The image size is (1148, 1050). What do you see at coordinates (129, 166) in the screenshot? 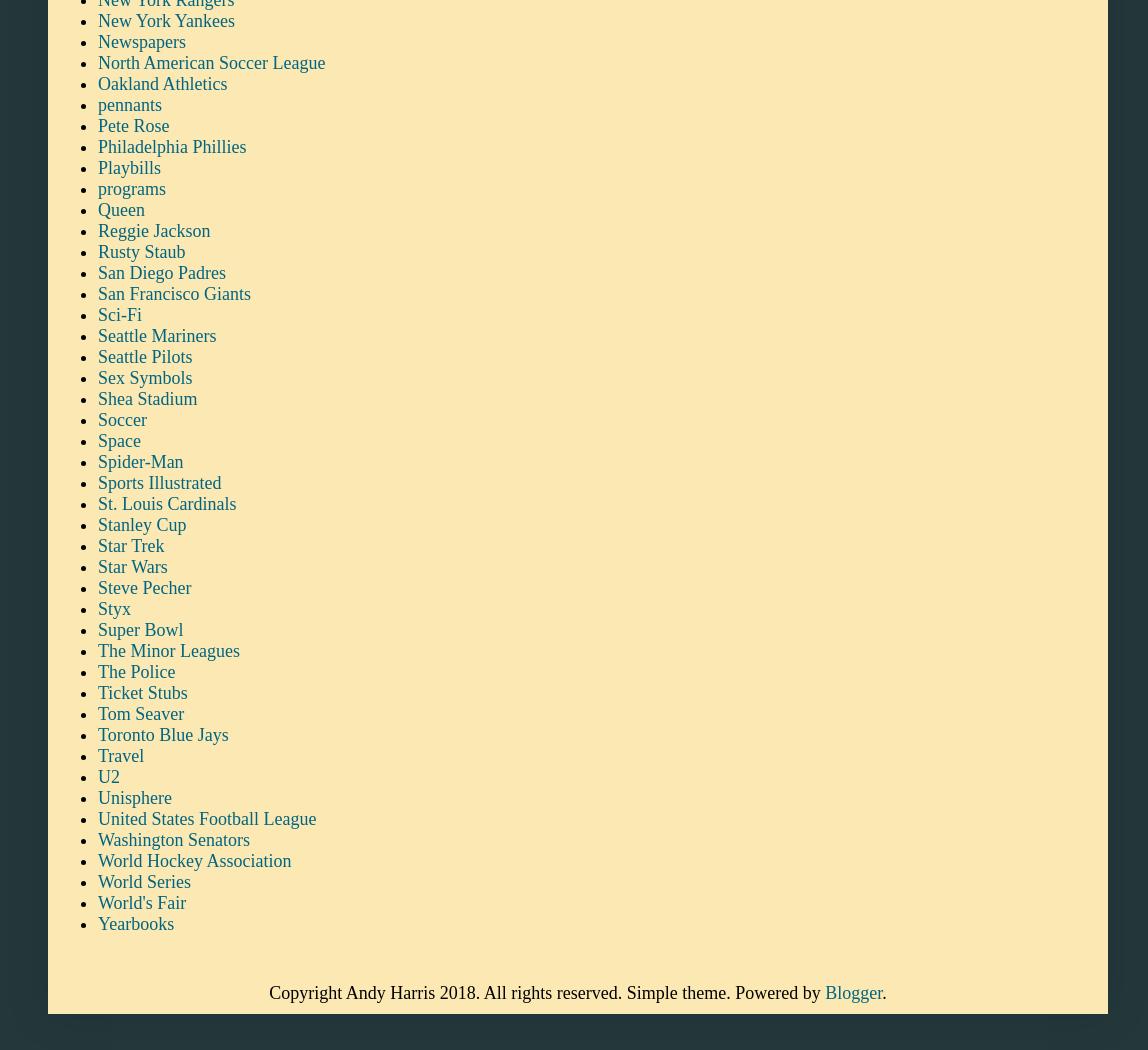
I see `'Playbills'` at bounding box center [129, 166].